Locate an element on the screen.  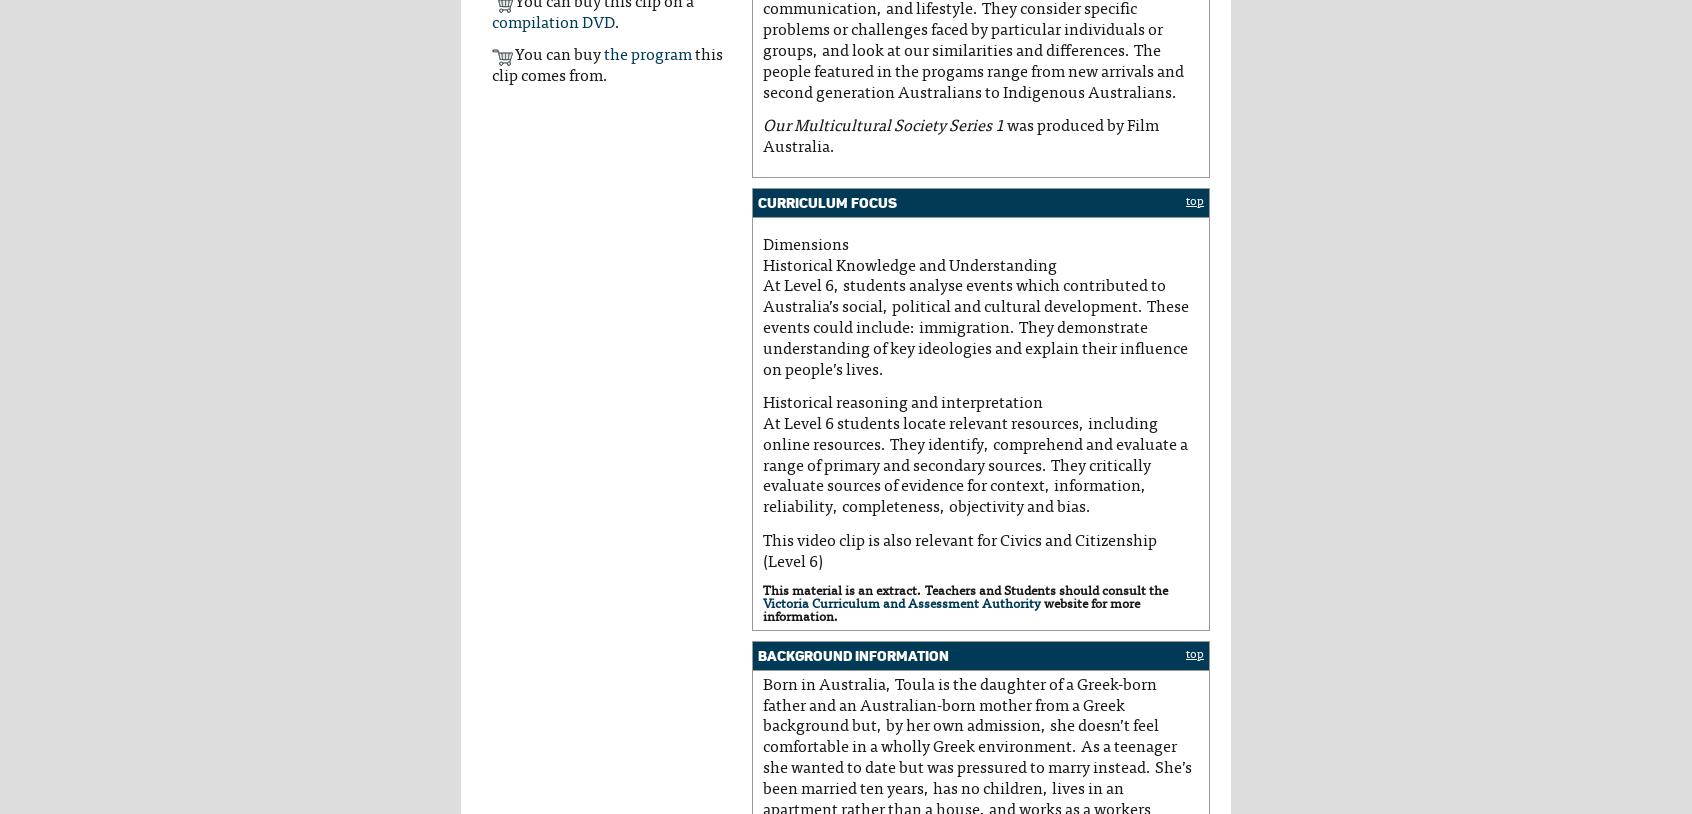
'was produced by Film Australia.' is located at coordinates (961, 136).